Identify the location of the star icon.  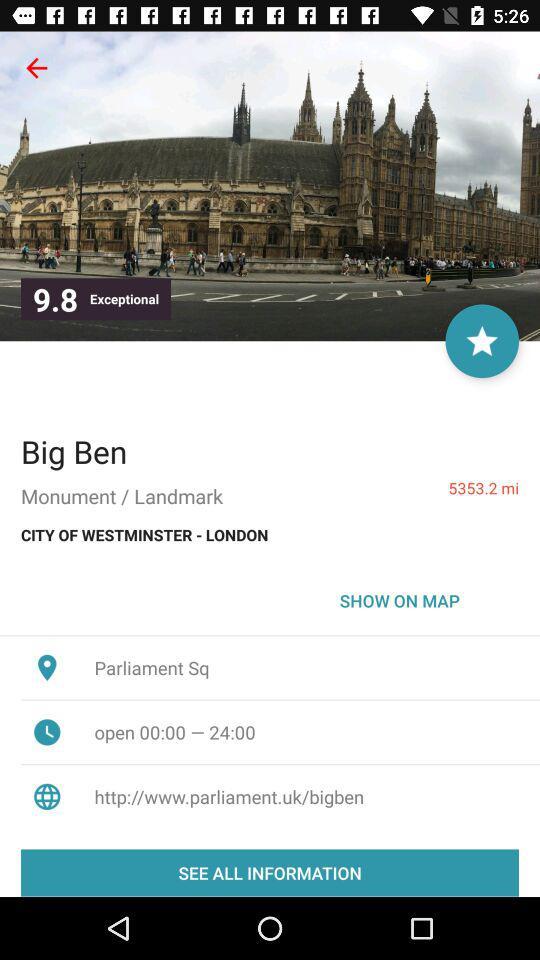
(481, 341).